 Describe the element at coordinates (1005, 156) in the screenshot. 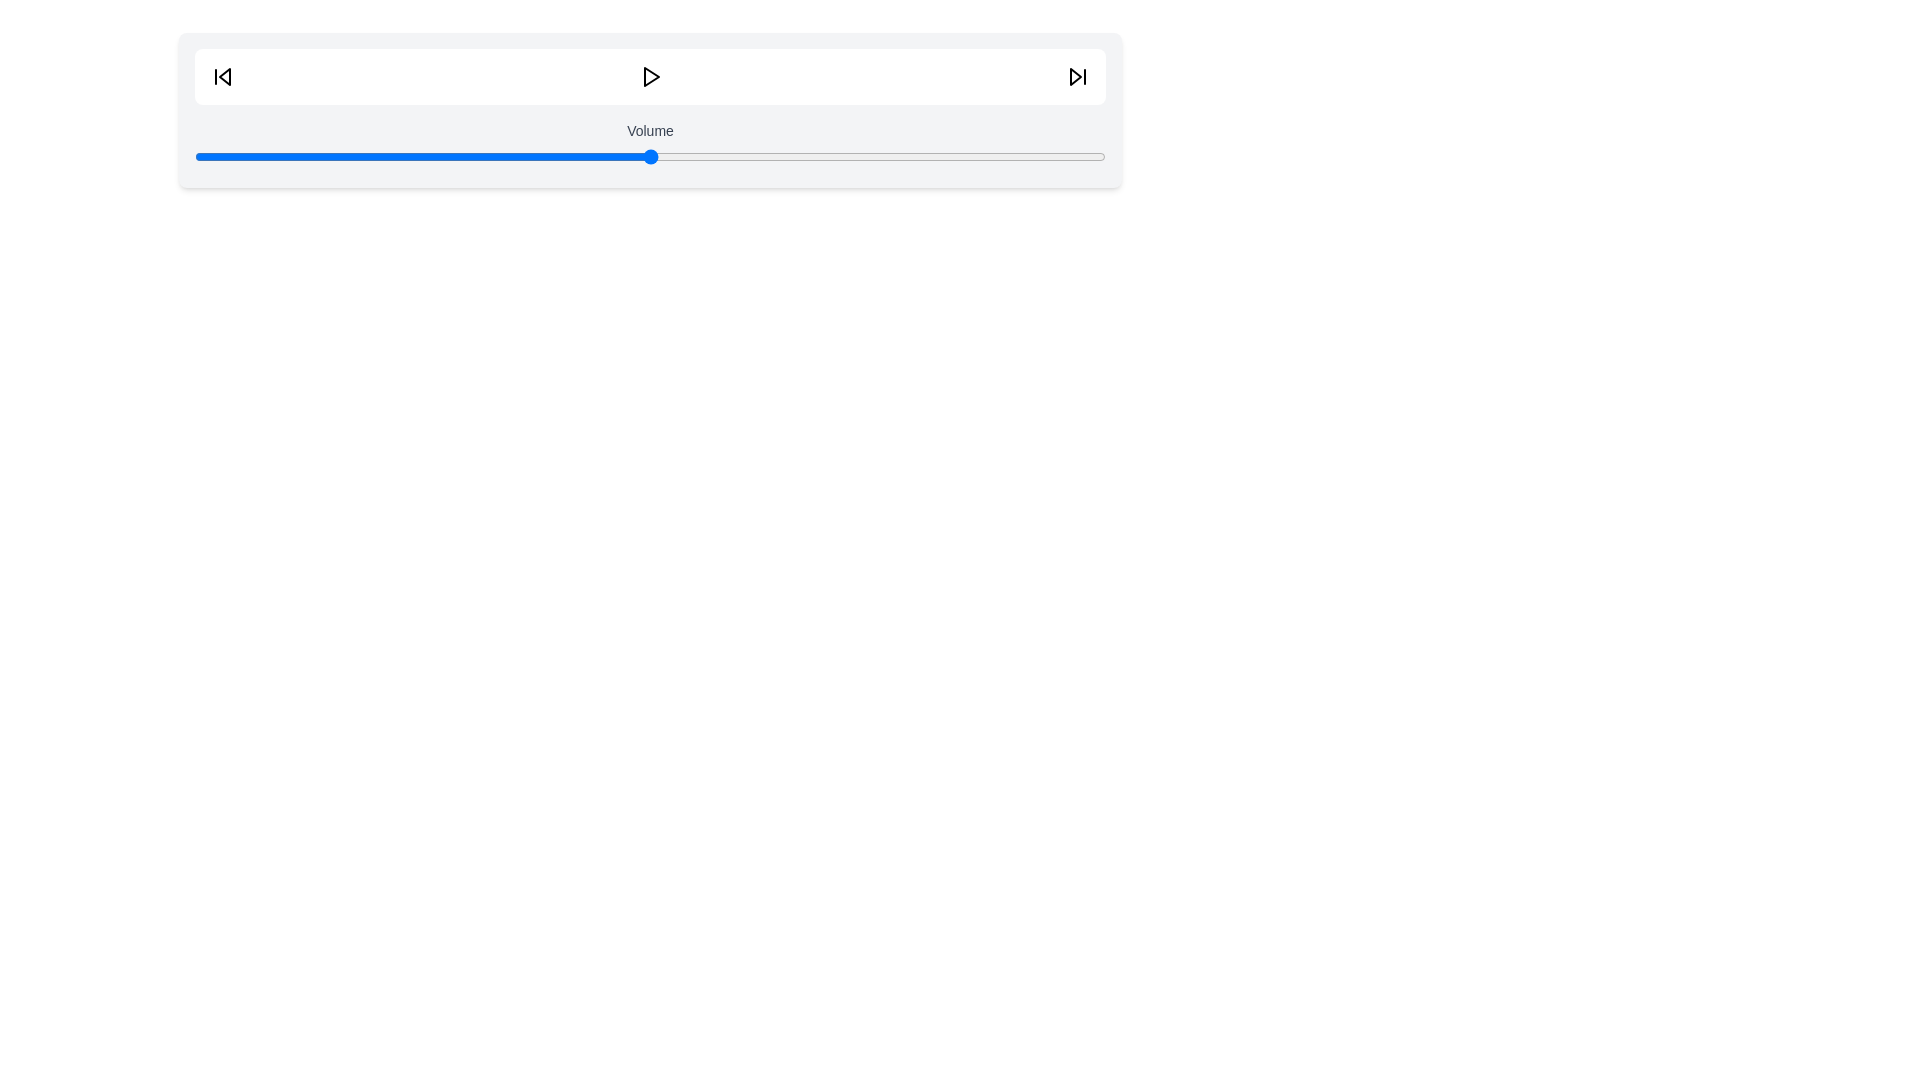

I see `the volume level` at that location.